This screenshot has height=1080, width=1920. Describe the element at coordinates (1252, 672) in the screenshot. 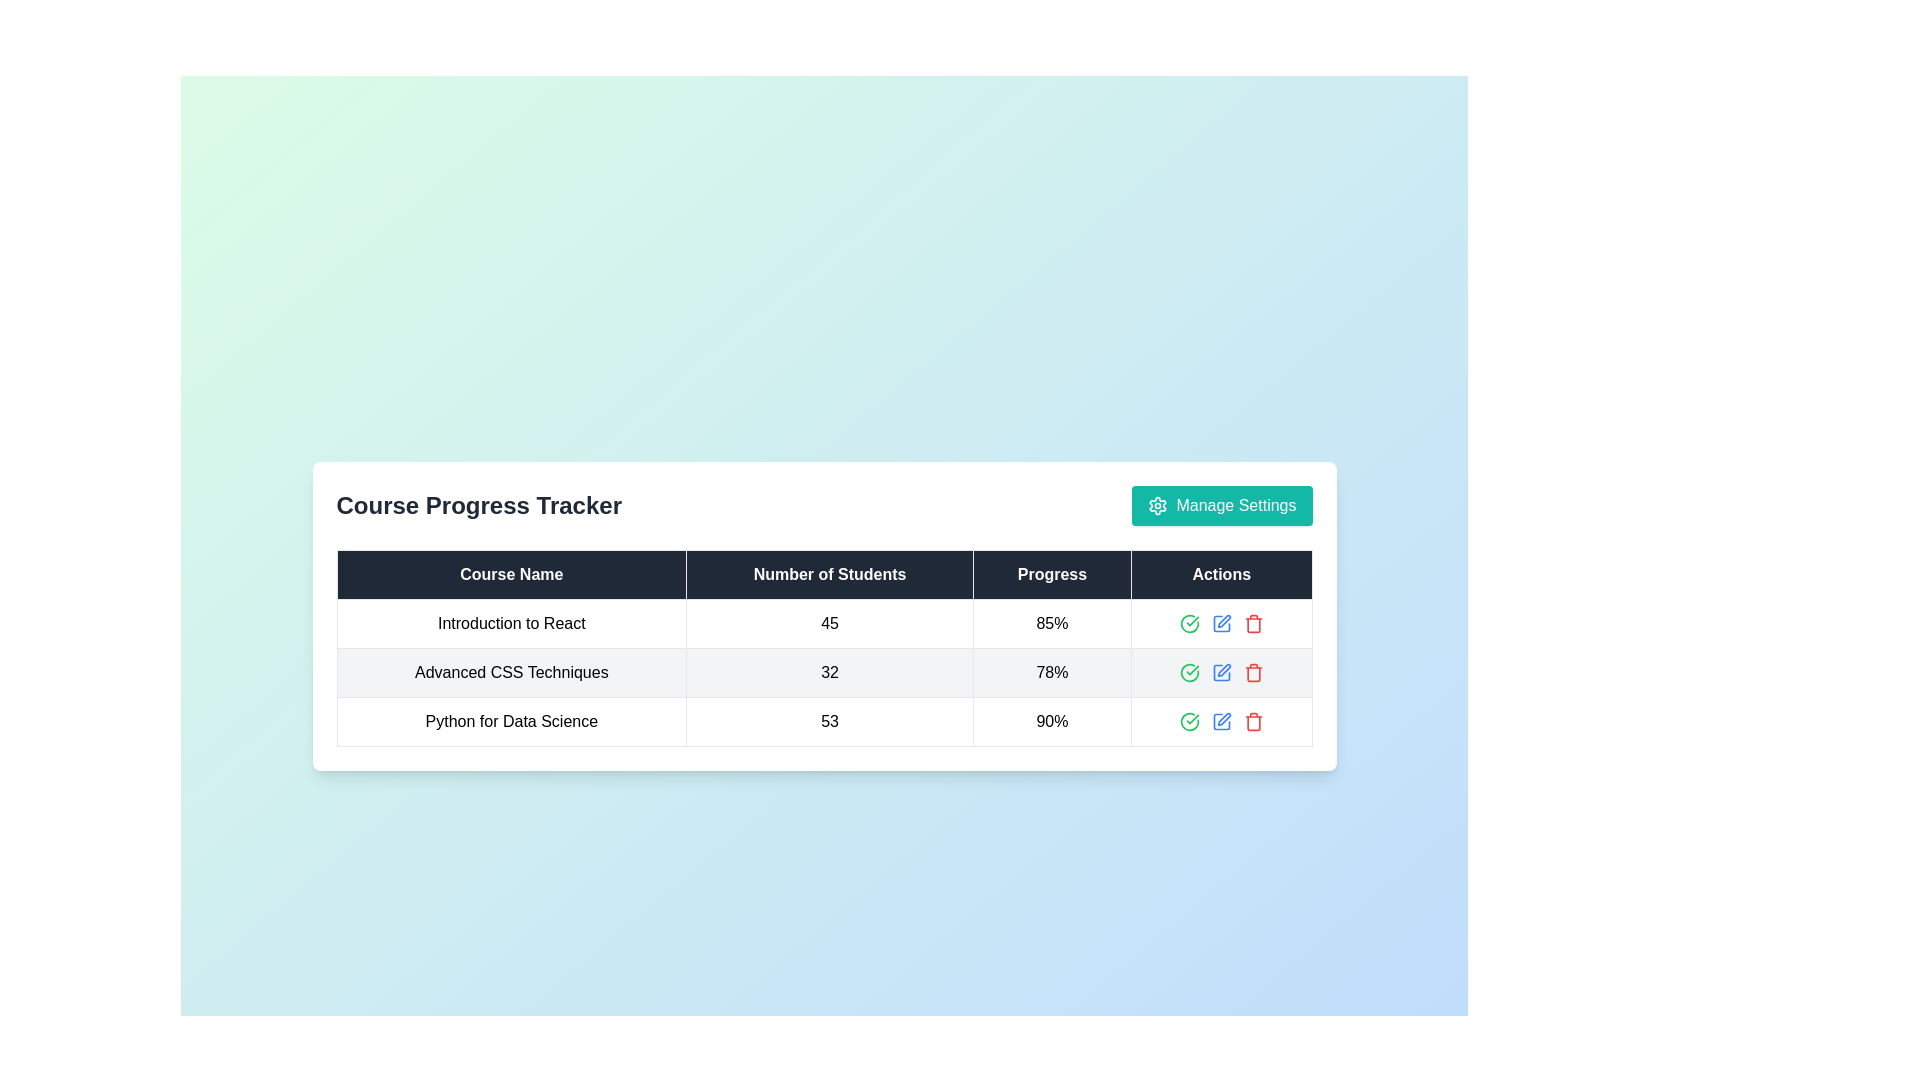

I see `the red trash bin icon, which signifies a delete option, located in the action column of the second row in the table` at that location.